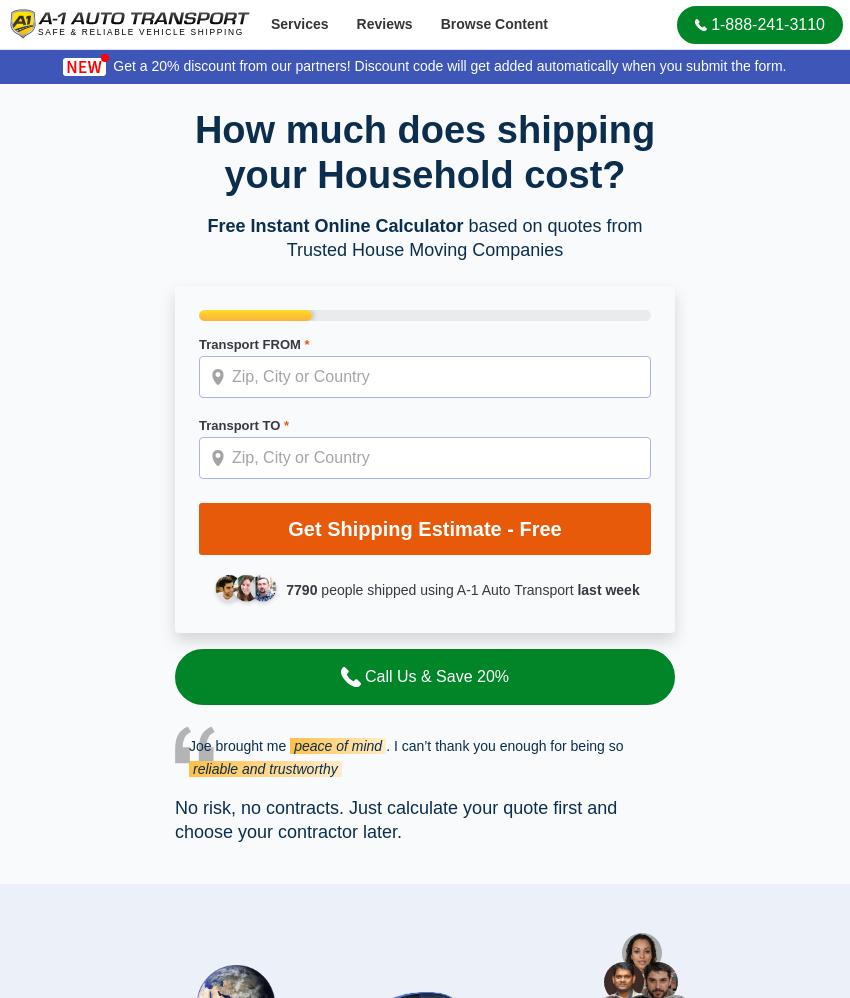  I want to click on 'reliable and trustworthy', so click(264, 766).